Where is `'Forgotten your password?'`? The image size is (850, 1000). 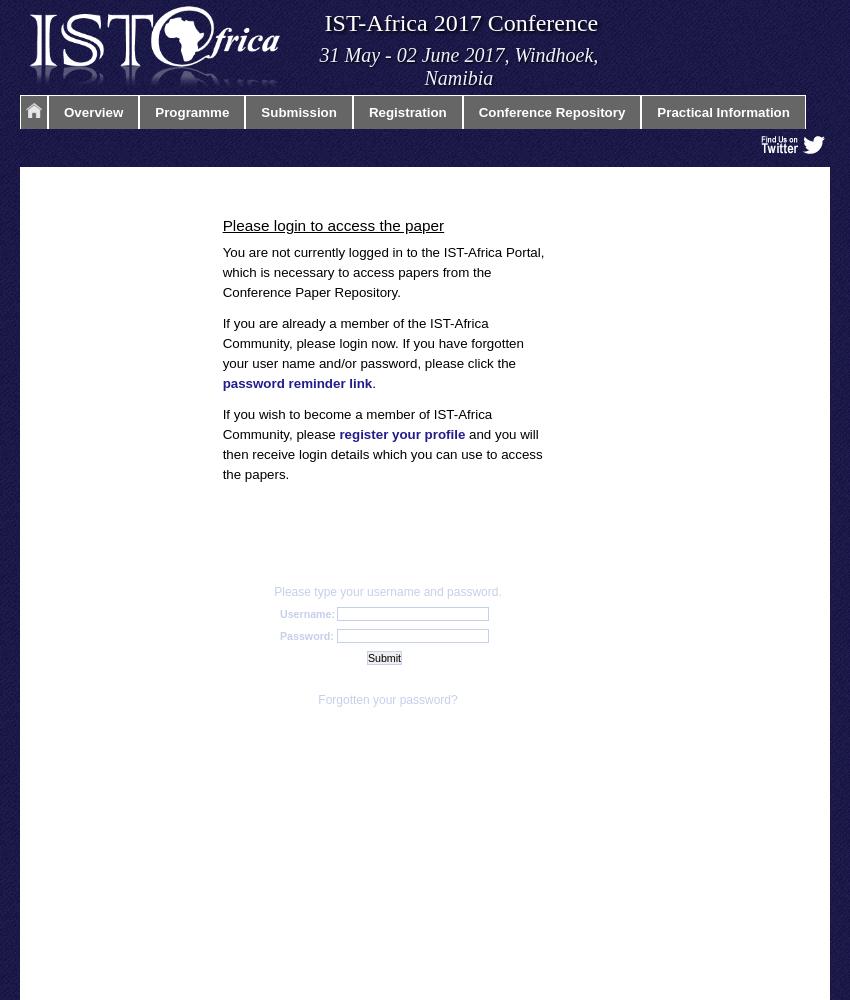 'Forgotten your password?' is located at coordinates (387, 698).